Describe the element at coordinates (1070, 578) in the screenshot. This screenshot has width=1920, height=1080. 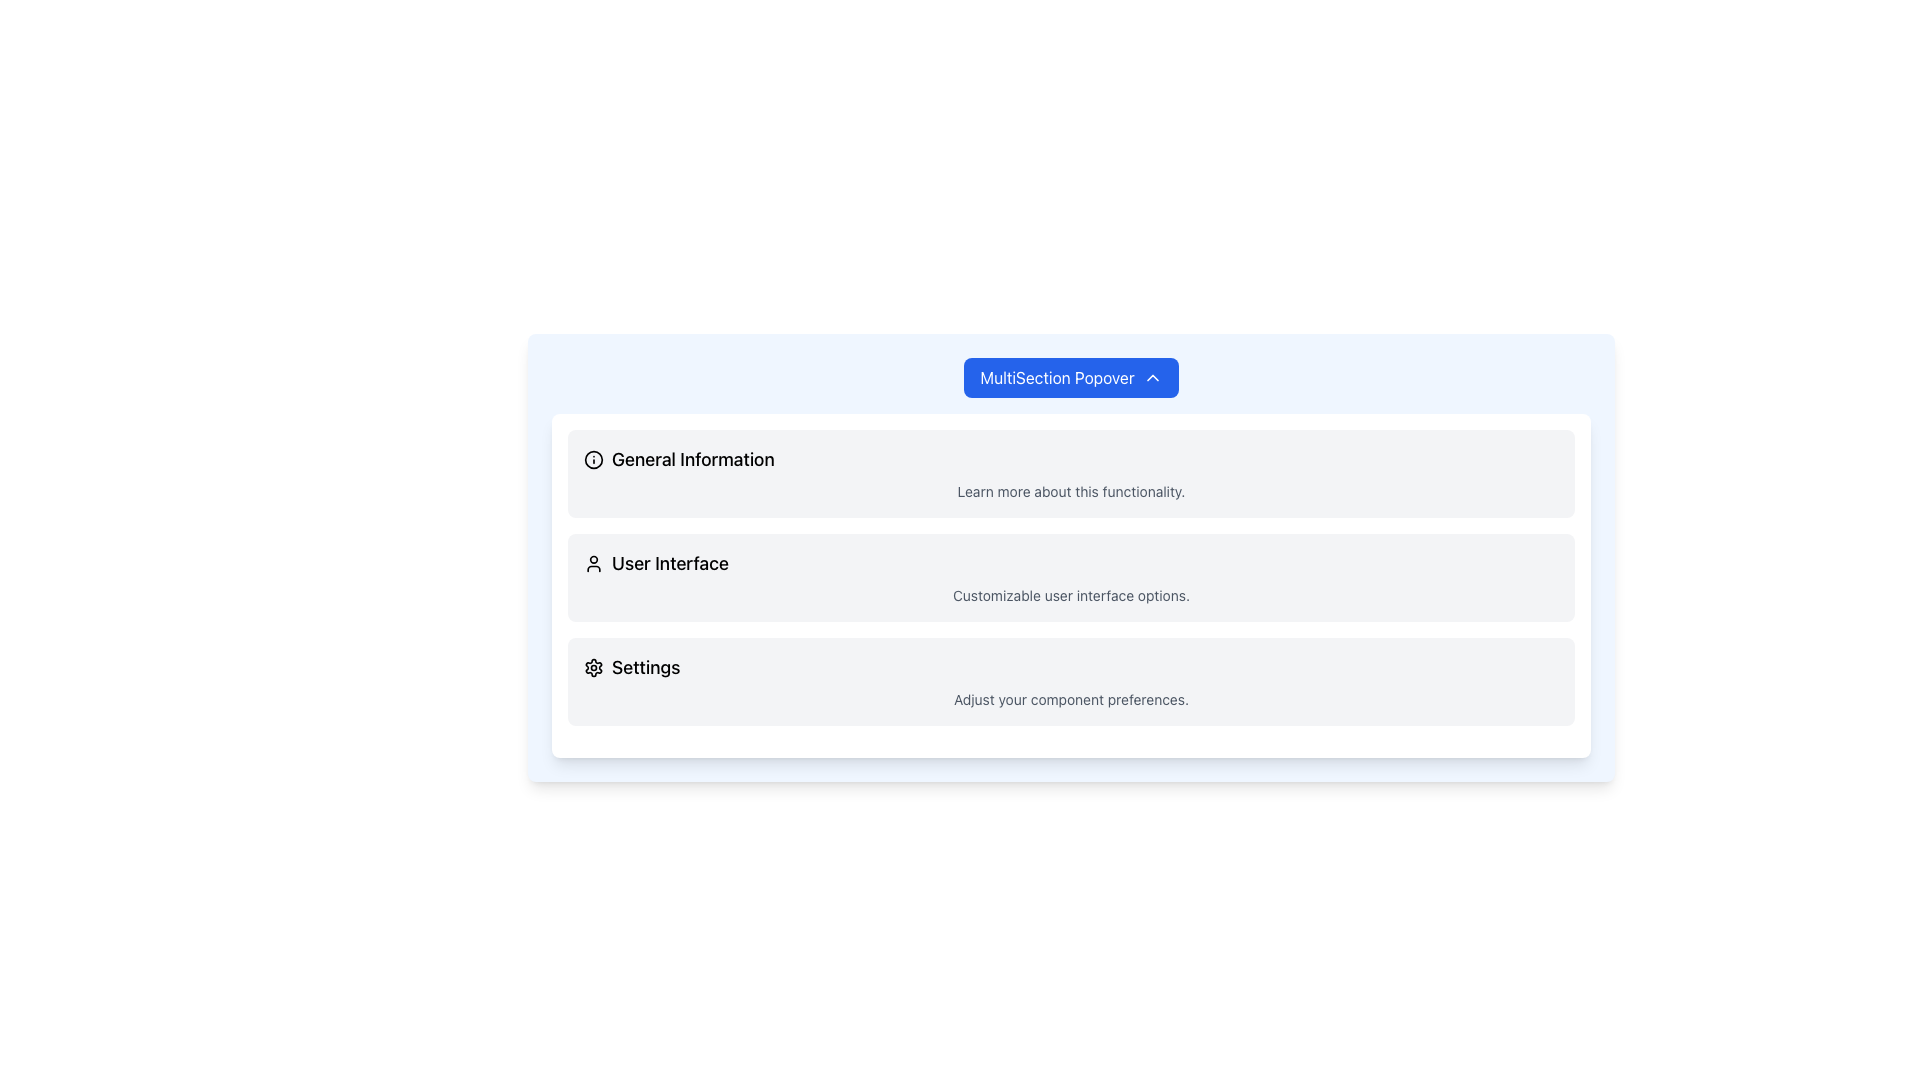
I see `information from the second informational section located between the 'General Information' and 'Settings' sections` at that location.